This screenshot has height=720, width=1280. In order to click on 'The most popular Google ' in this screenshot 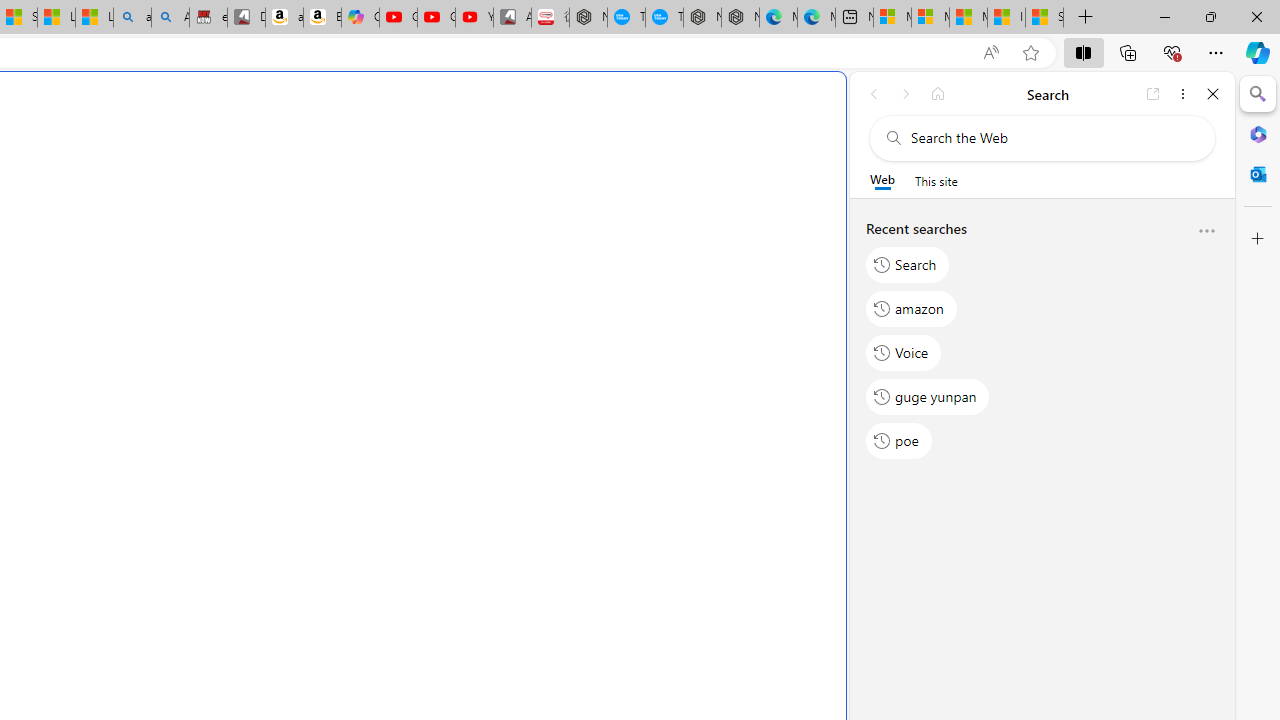, I will do `click(664, 17)`.